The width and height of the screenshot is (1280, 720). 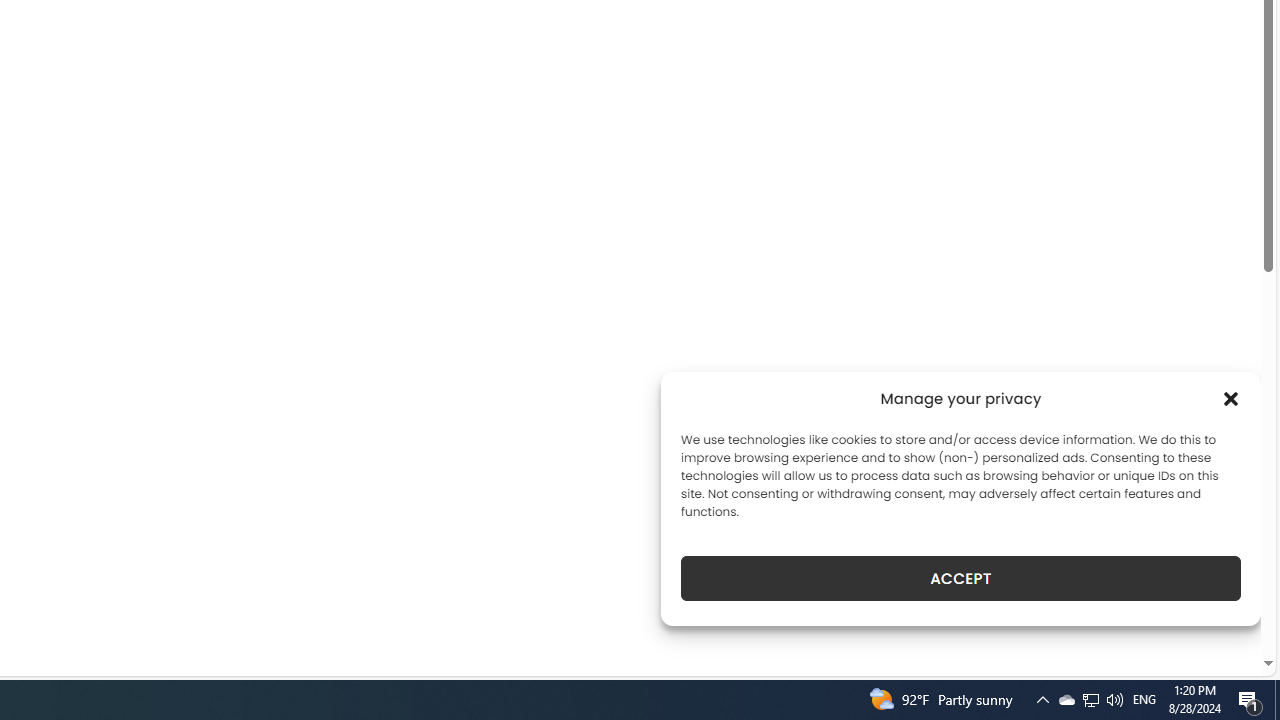 What do you see at coordinates (961, 578) in the screenshot?
I see `'ACCEPT'` at bounding box center [961, 578].